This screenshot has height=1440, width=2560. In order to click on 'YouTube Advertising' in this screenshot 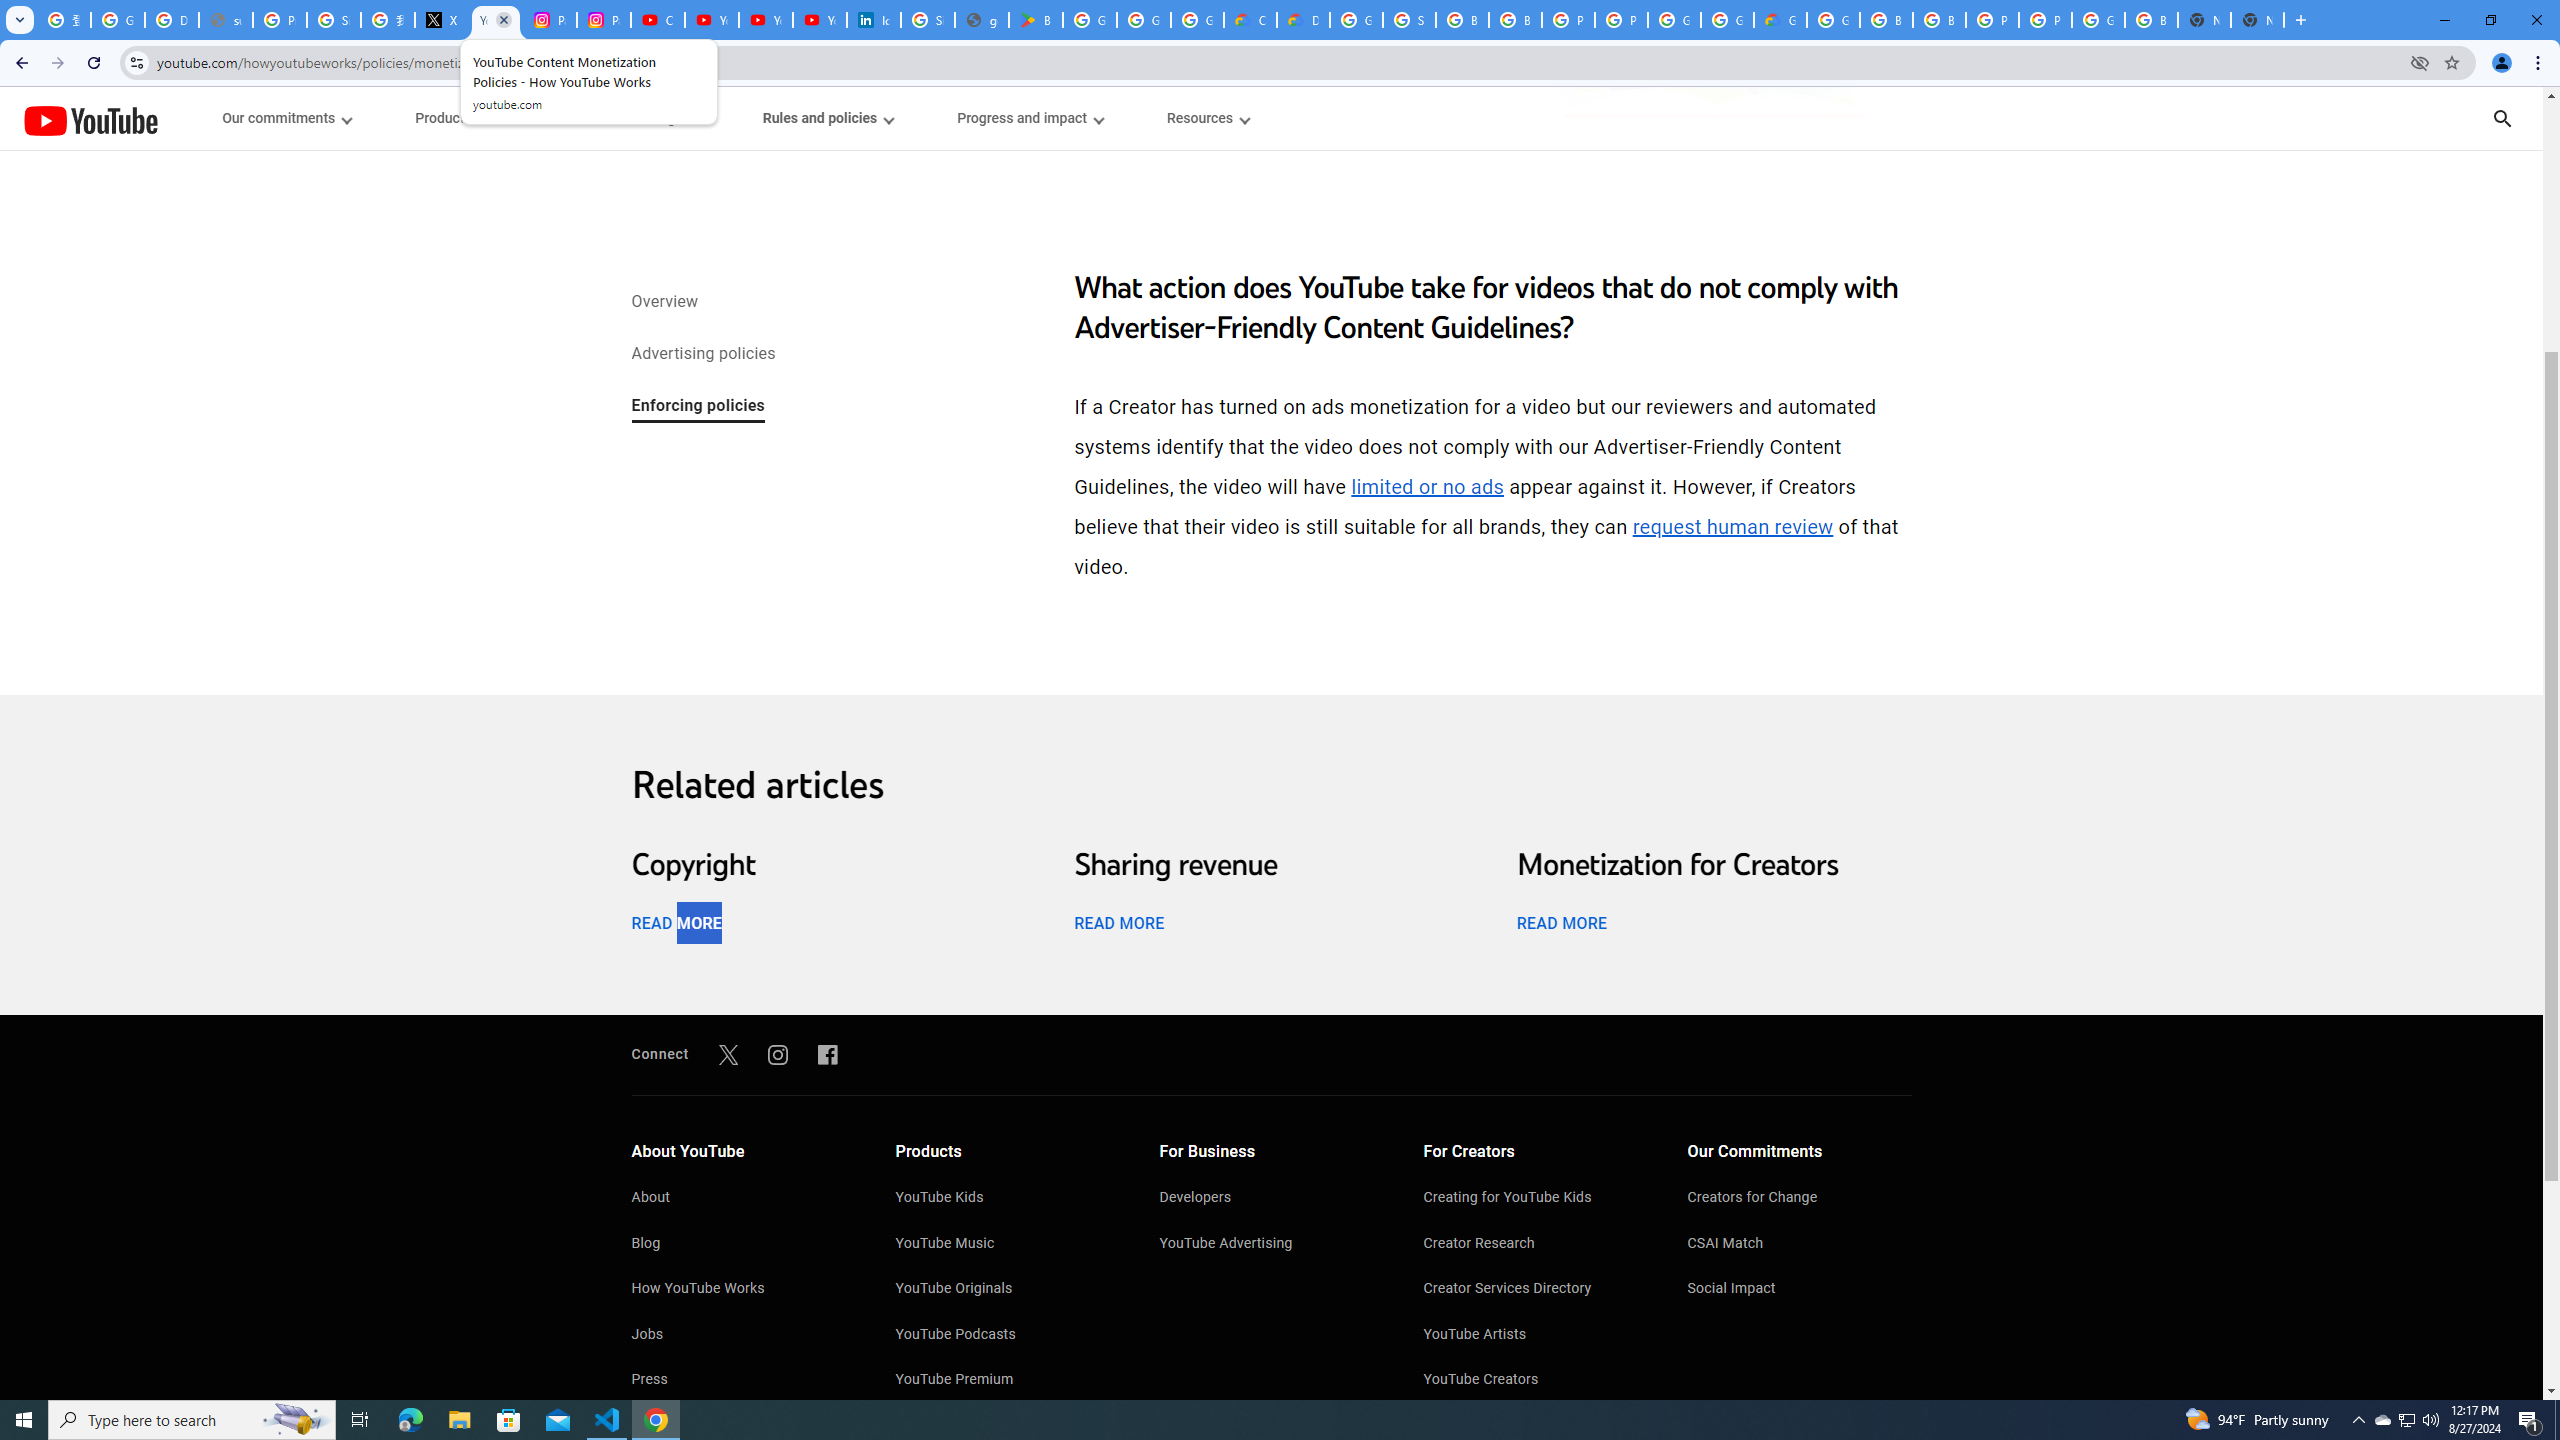, I will do `click(1271, 1244)`.